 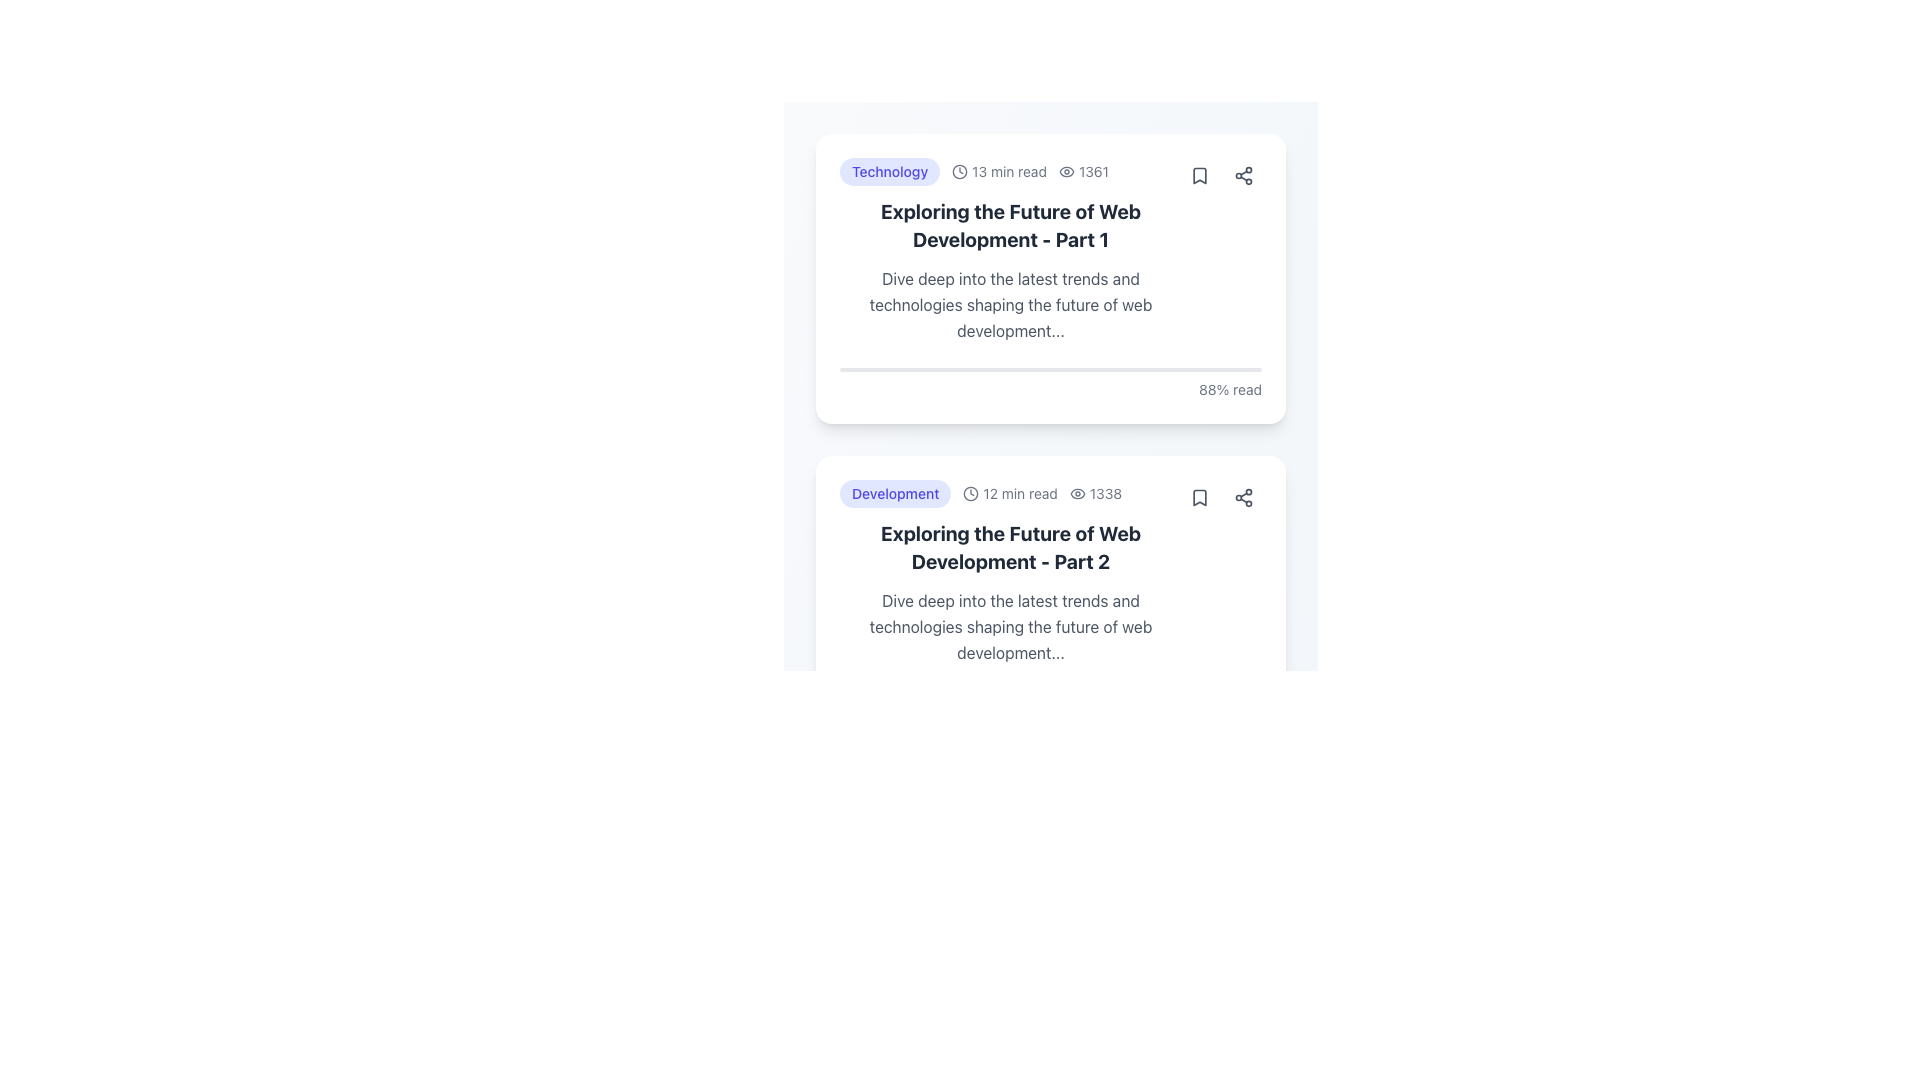 I want to click on the text label displaying the number '1338' with an eye icon to its left, located in the second content card, so click(x=1094, y=493).